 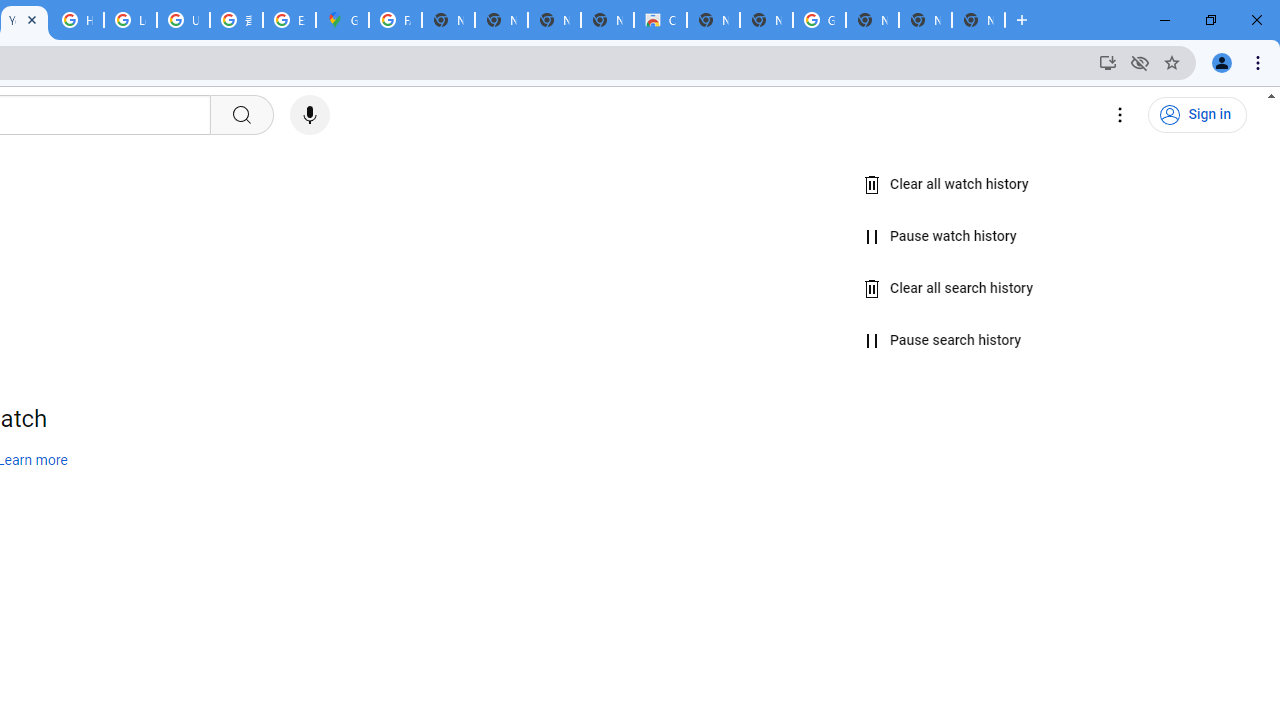 What do you see at coordinates (946, 185) in the screenshot?
I see `'Clear all watch history'` at bounding box center [946, 185].